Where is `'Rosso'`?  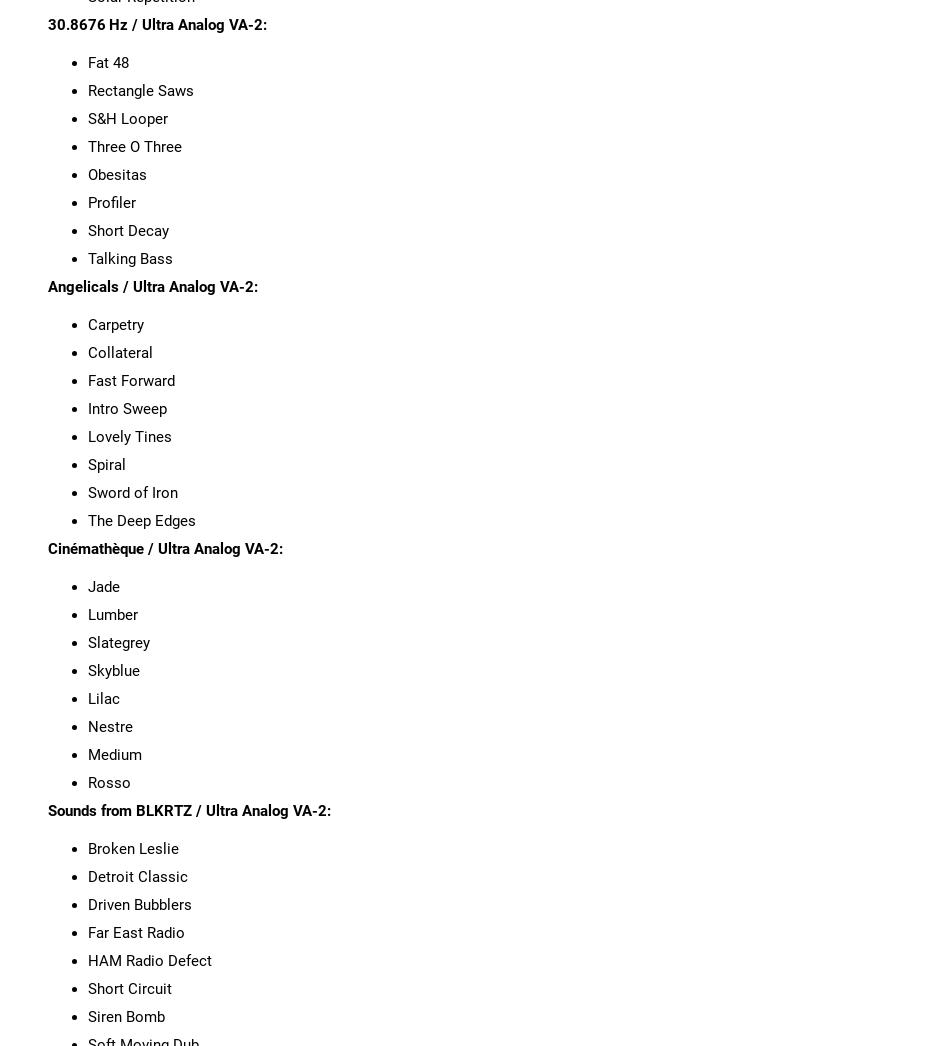 'Rosso' is located at coordinates (108, 780).